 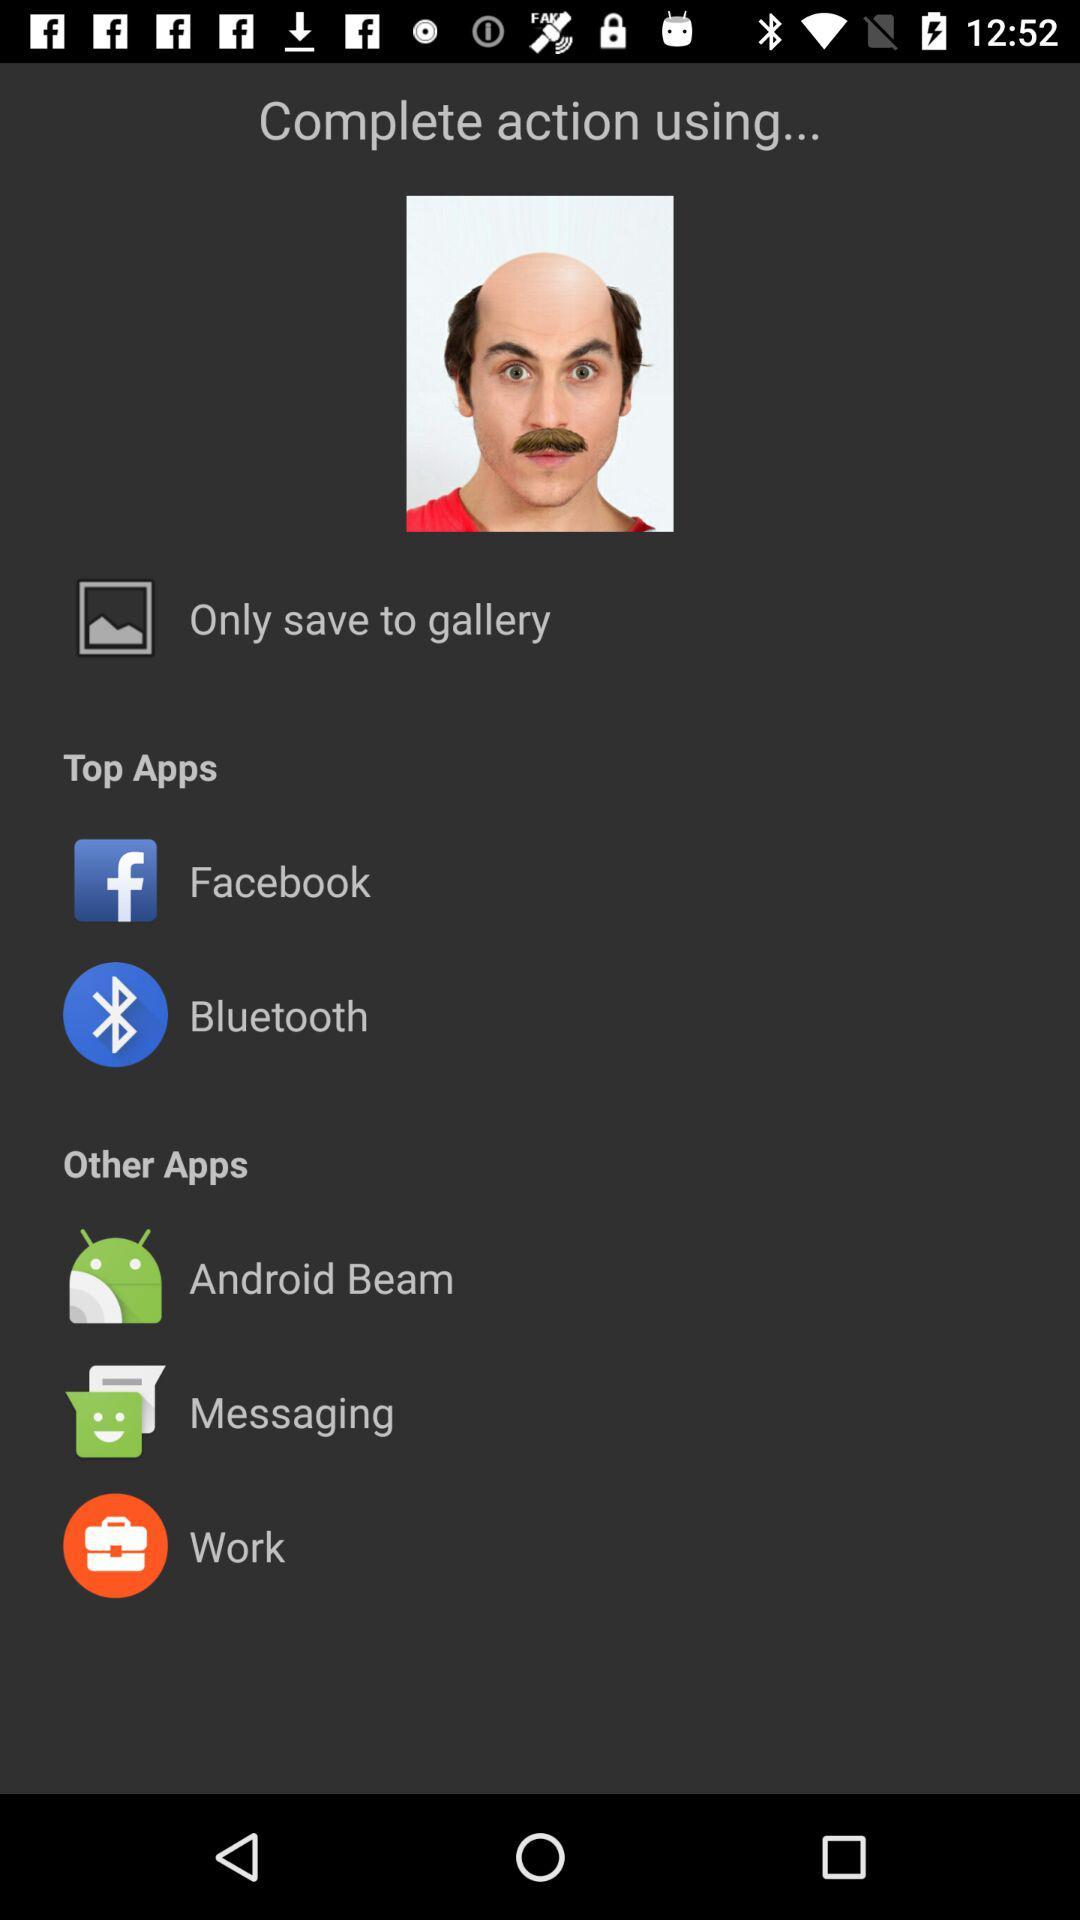 What do you see at coordinates (154, 1163) in the screenshot?
I see `the other apps` at bounding box center [154, 1163].